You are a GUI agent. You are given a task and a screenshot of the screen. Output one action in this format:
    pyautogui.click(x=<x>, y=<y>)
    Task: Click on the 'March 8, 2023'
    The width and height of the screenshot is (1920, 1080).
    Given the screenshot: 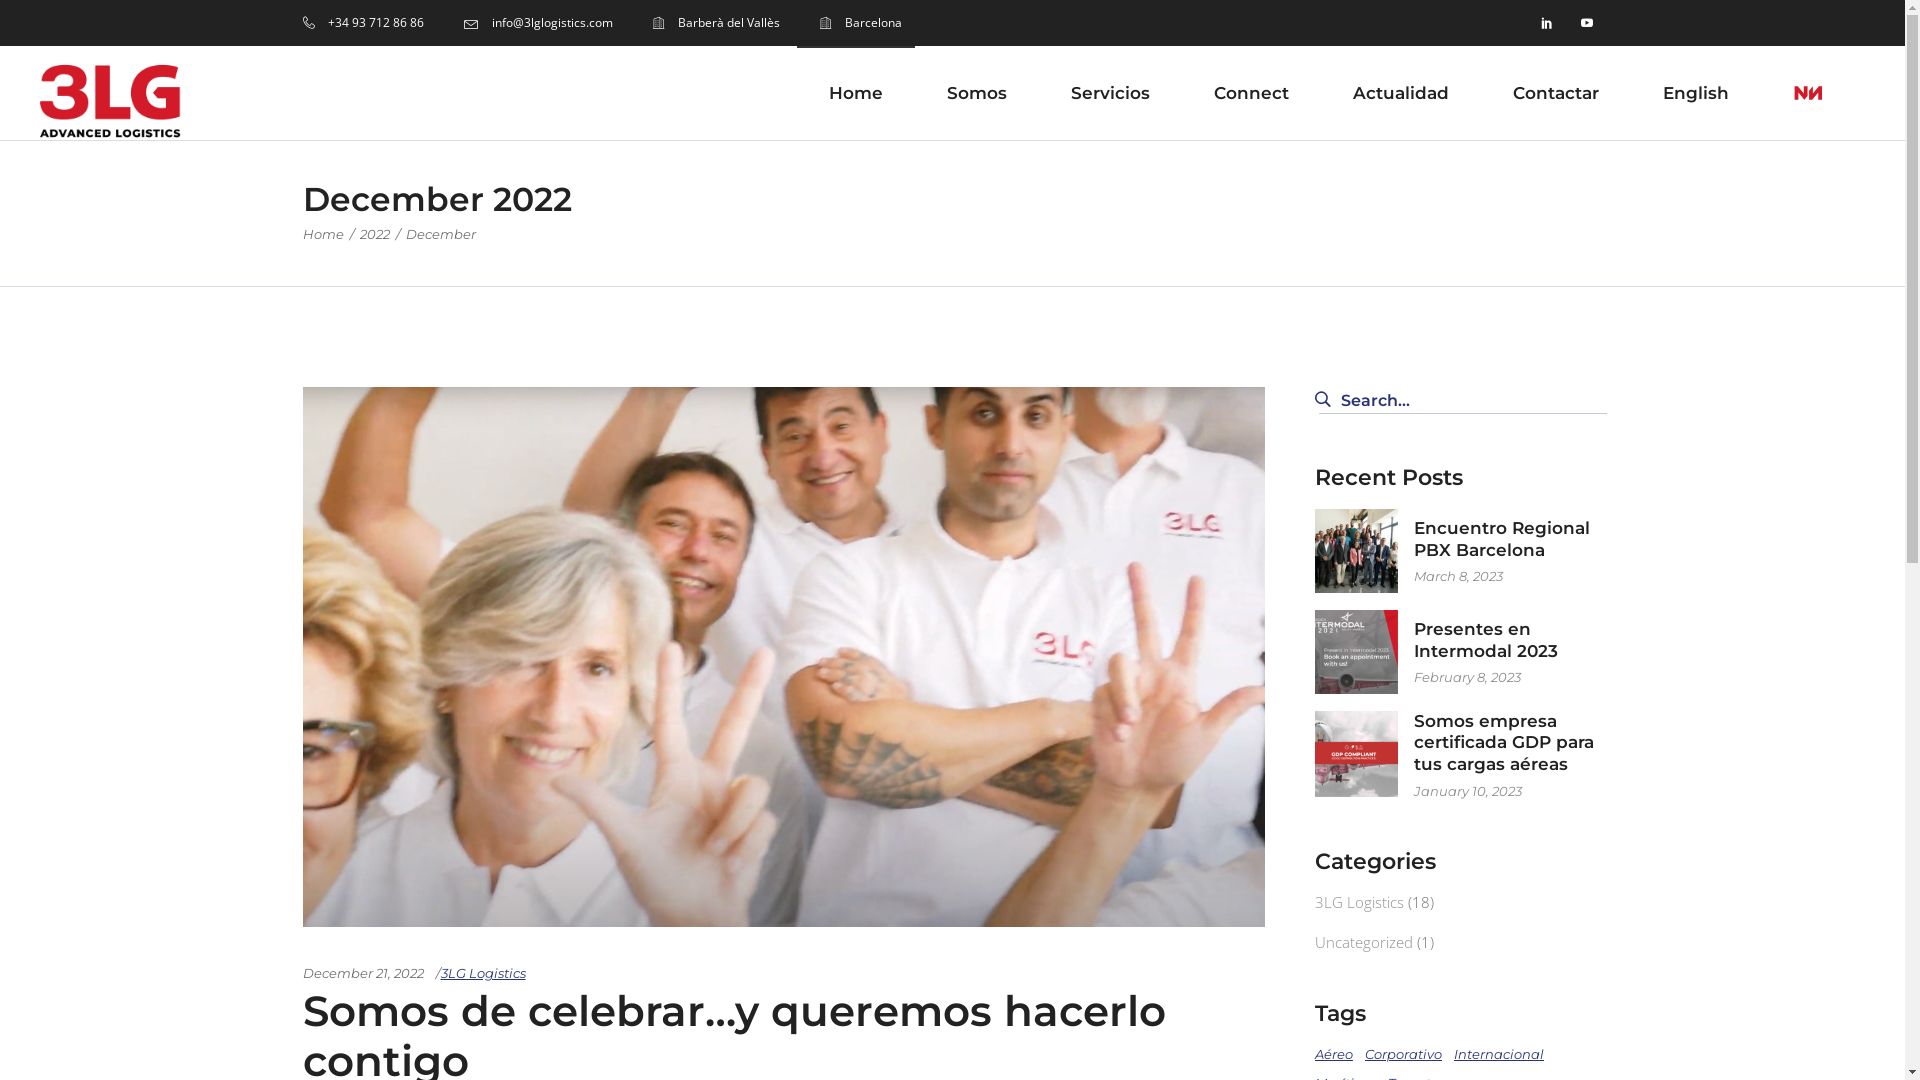 What is the action you would take?
    pyautogui.click(x=1458, y=575)
    